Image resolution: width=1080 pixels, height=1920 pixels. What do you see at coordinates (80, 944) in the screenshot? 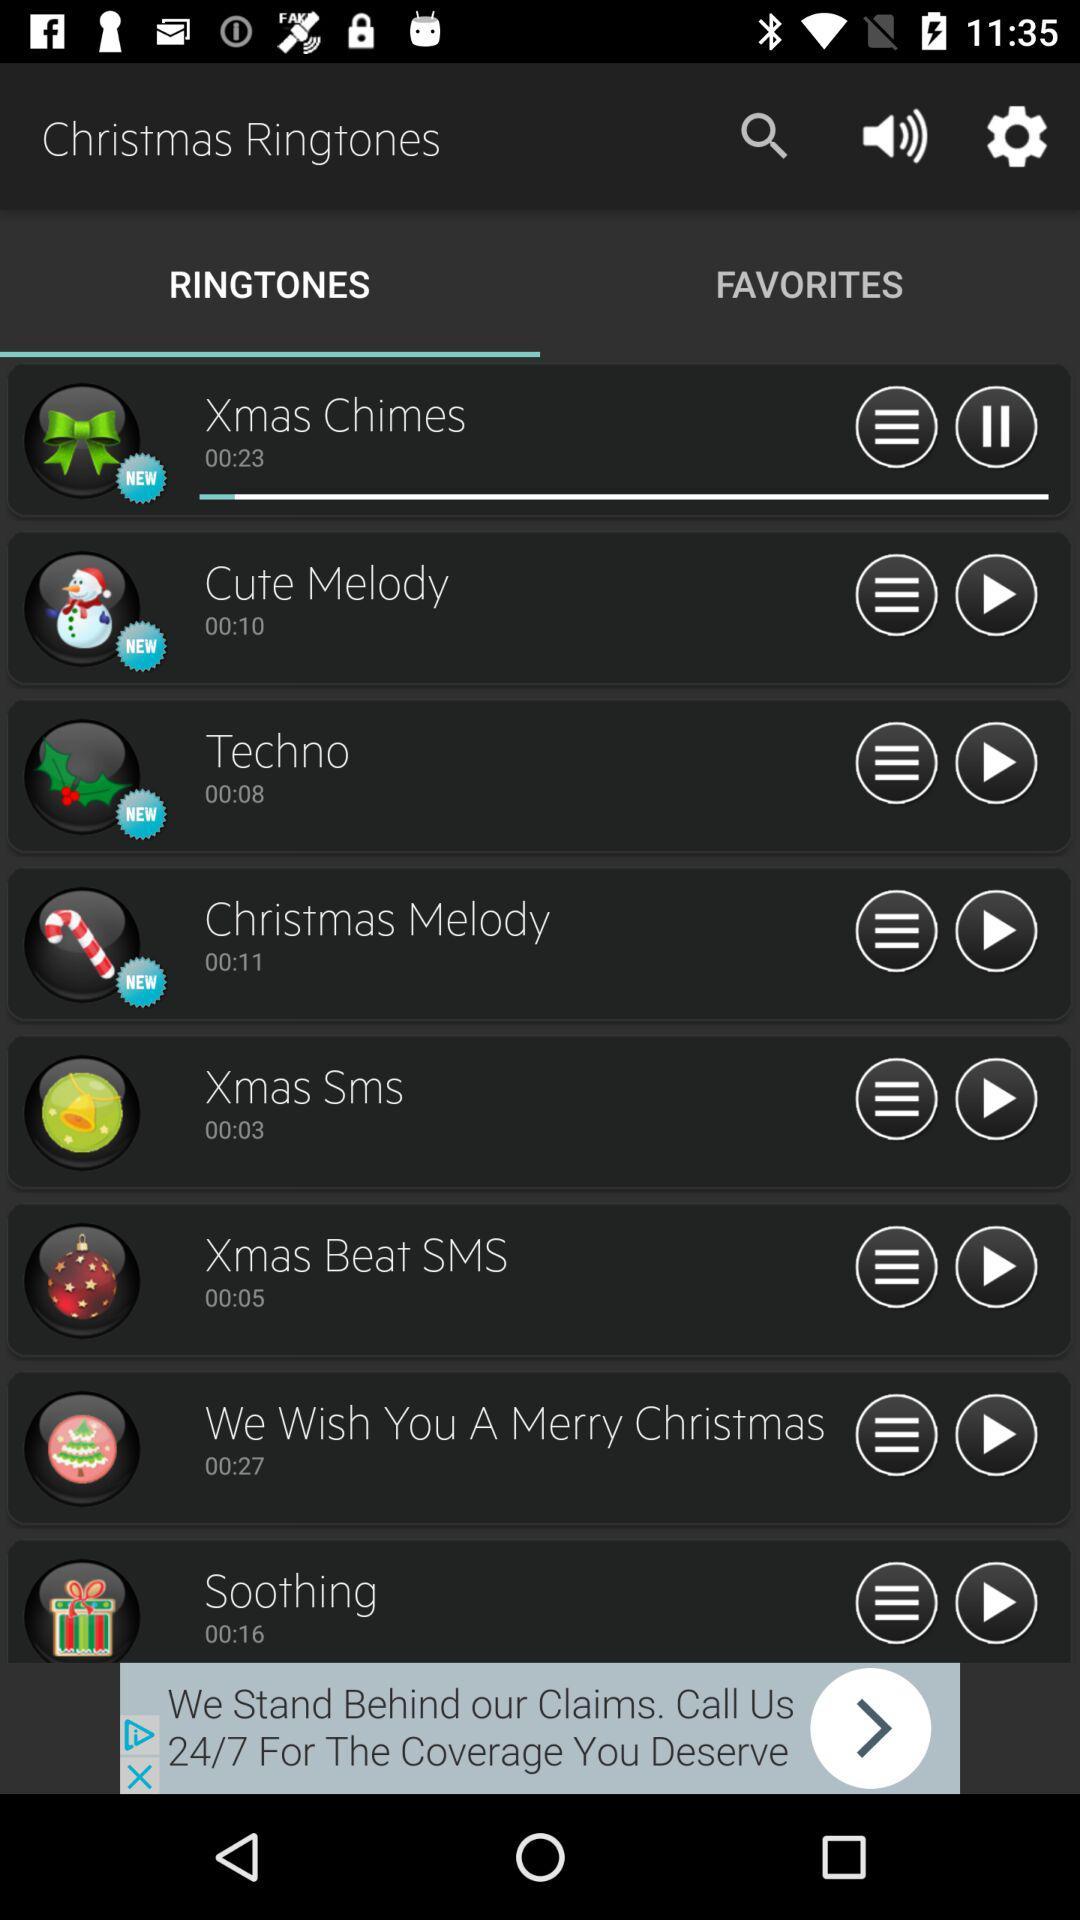
I see `open profile` at bounding box center [80, 944].